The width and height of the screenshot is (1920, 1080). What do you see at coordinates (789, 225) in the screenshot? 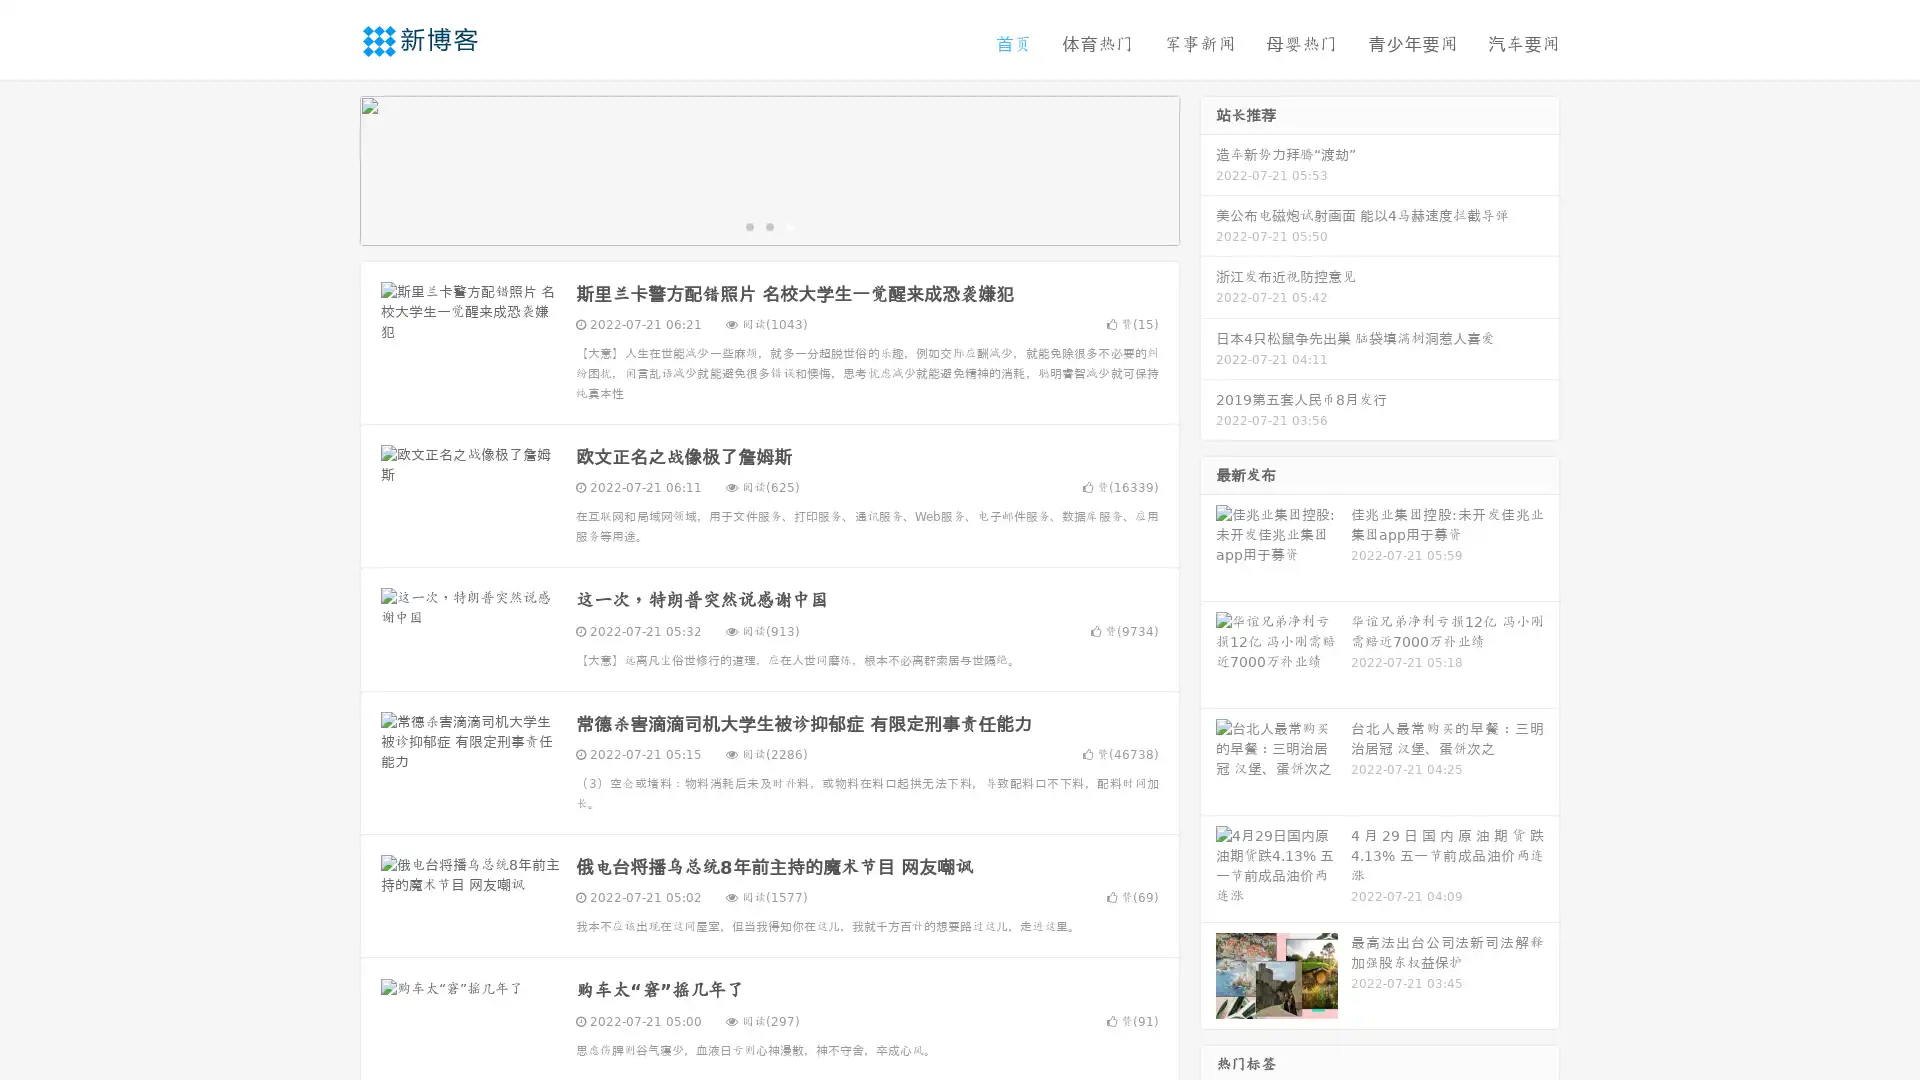
I see `Go to slide 3` at bounding box center [789, 225].